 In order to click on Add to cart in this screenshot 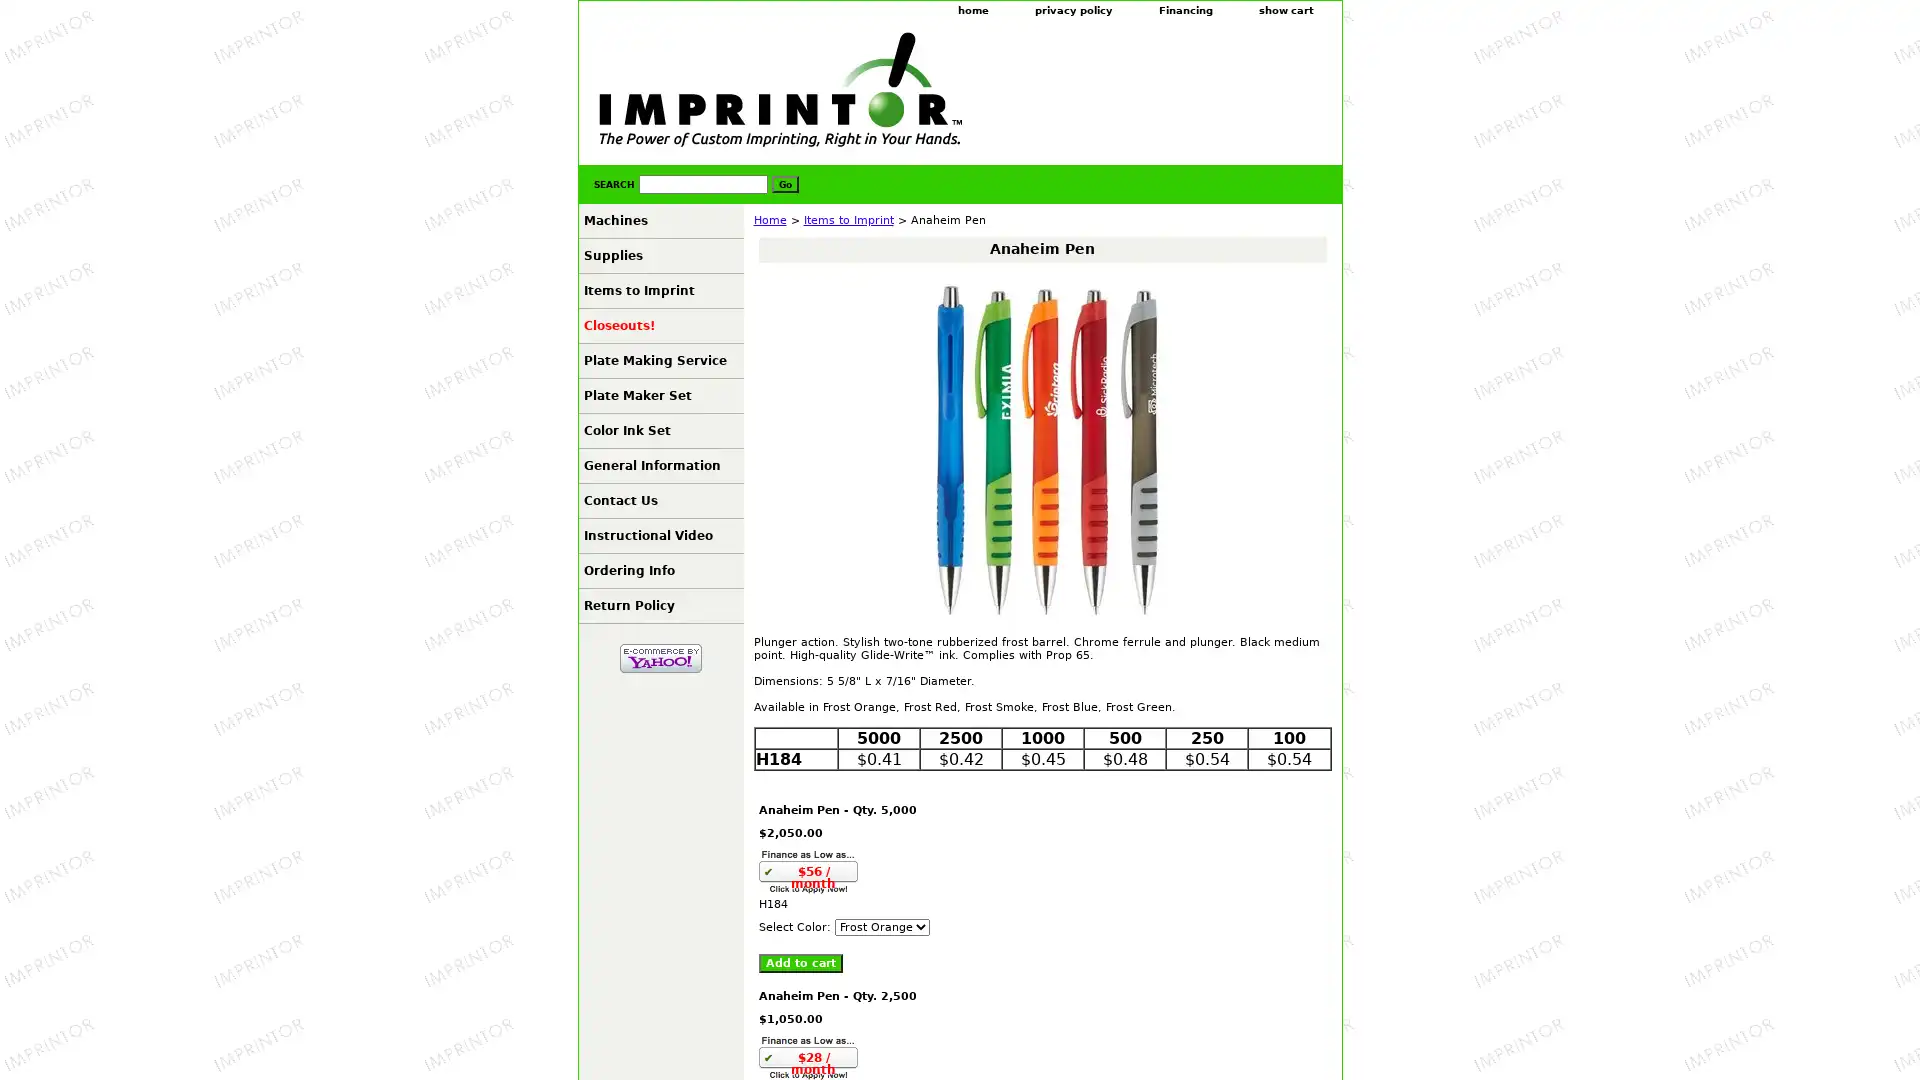, I will do `click(800, 962)`.